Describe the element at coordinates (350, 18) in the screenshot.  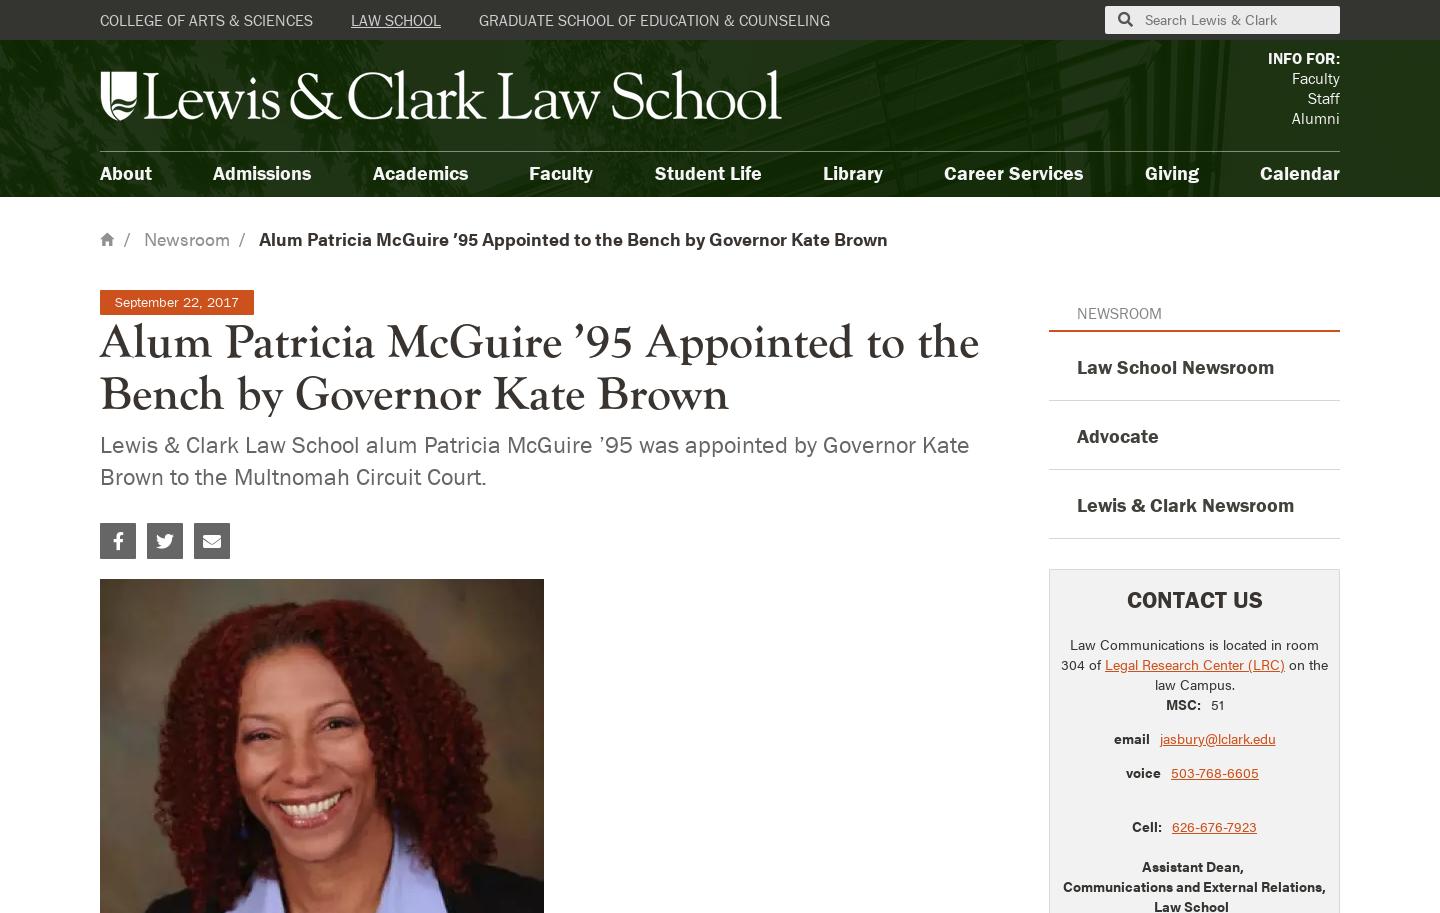
I see `'Law School'` at that location.